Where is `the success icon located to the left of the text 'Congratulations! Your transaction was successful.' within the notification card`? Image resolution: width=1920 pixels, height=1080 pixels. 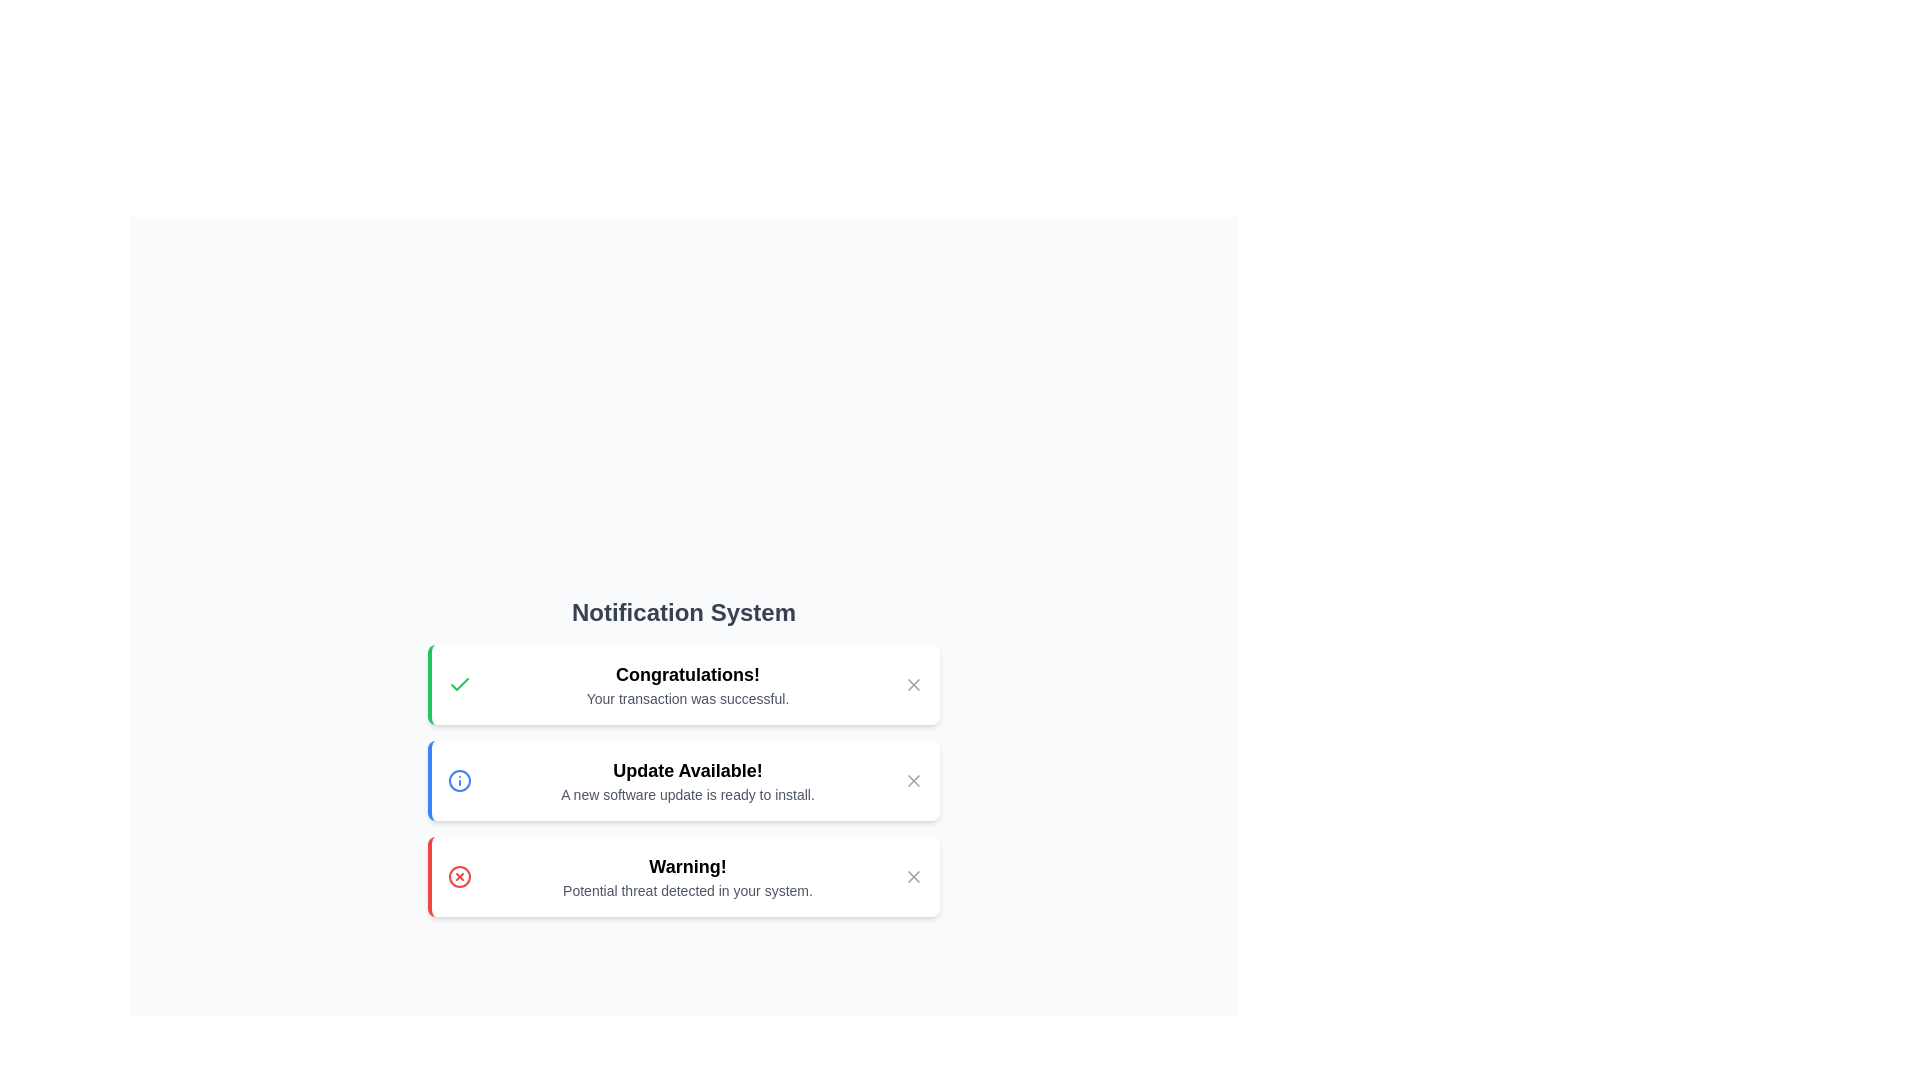 the success icon located to the left of the text 'Congratulations! Your transaction was successful.' within the notification card is located at coordinates (459, 684).